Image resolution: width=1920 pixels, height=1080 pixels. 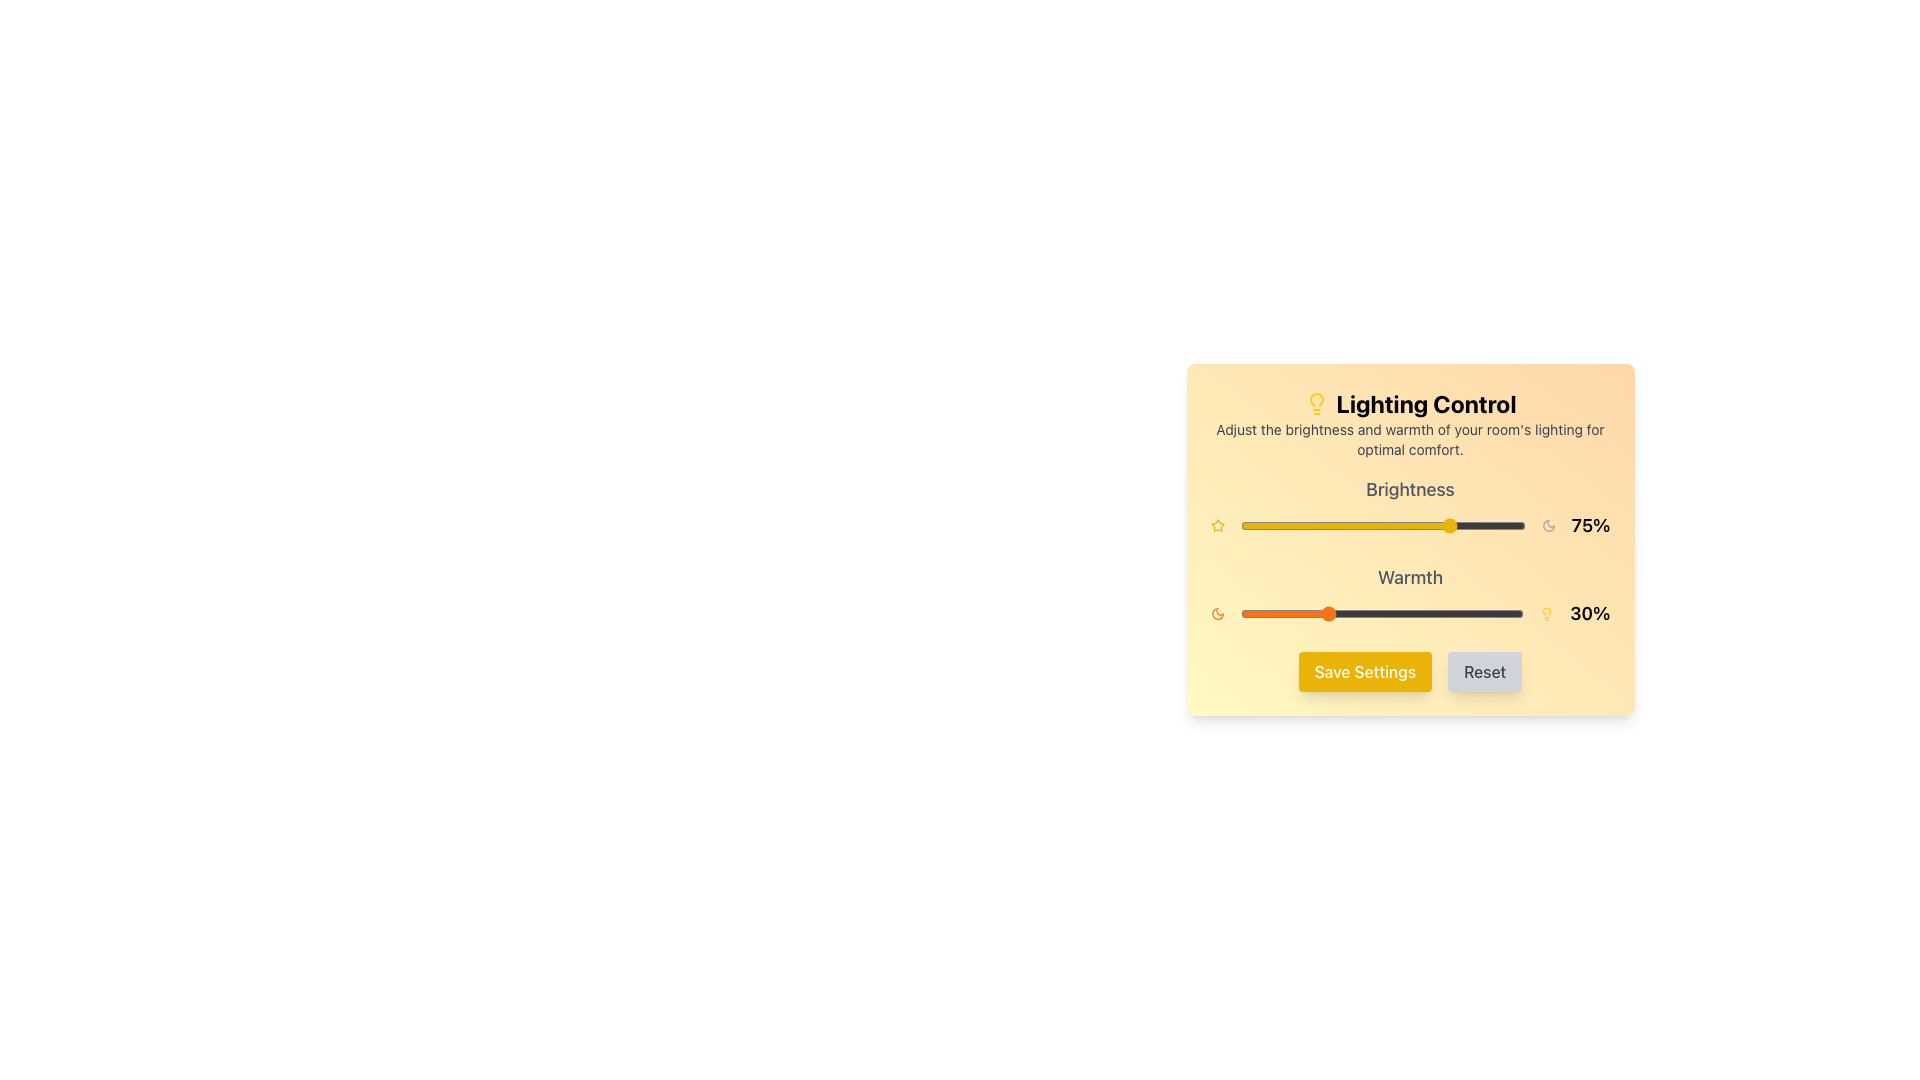 What do you see at coordinates (1356, 612) in the screenshot?
I see `warmth` at bounding box center [1356, 612].